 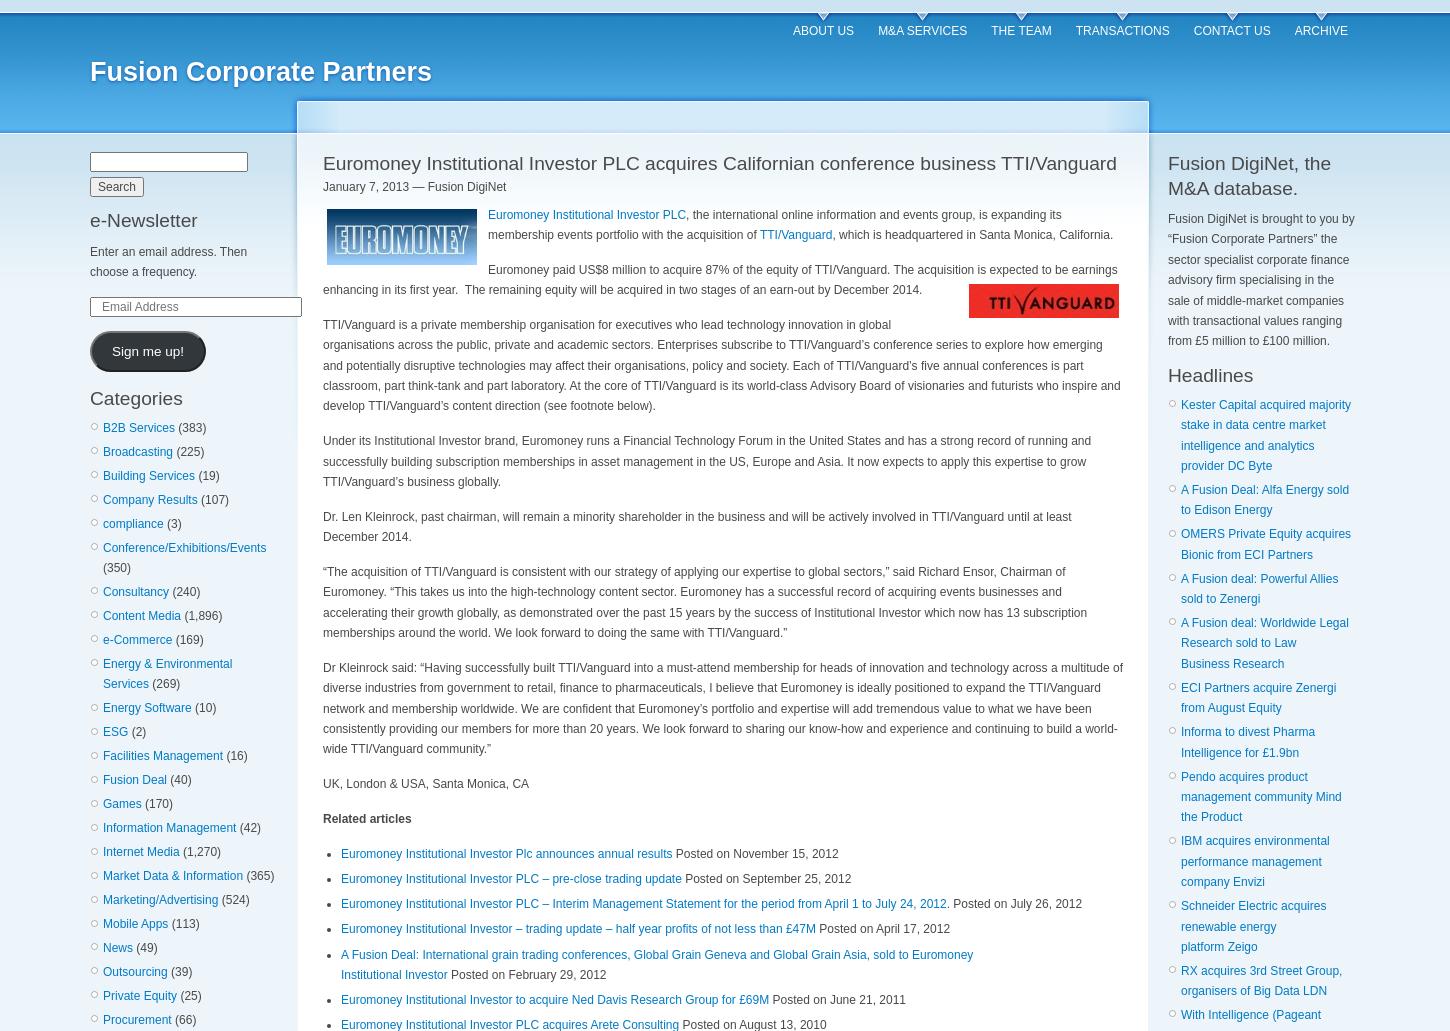 What do you see at coordinates (1264, 499) in the screenshot?
I see `'A Fusion Deal: Alfa Energy sold to Edison Energy'` at bounding box center [1264, 499].